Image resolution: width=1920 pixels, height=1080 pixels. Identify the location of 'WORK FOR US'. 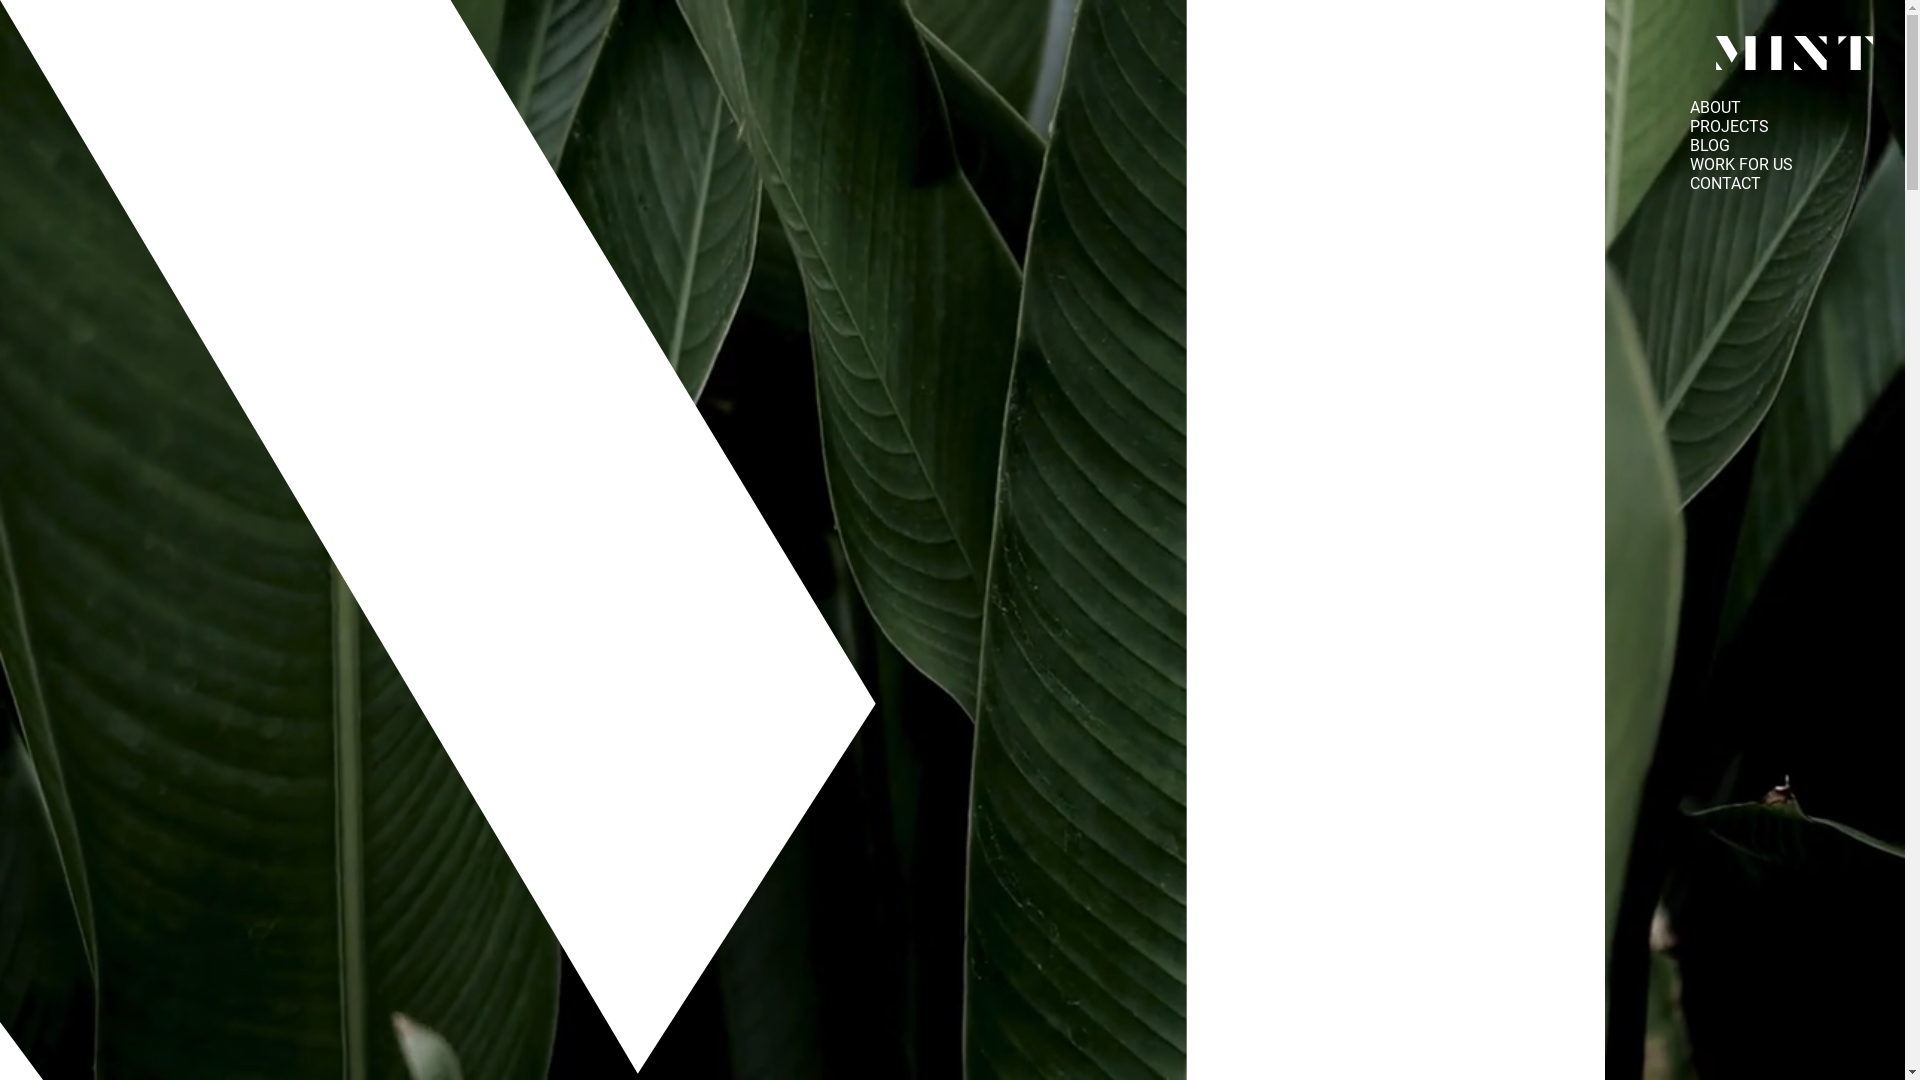
(1740, 163).